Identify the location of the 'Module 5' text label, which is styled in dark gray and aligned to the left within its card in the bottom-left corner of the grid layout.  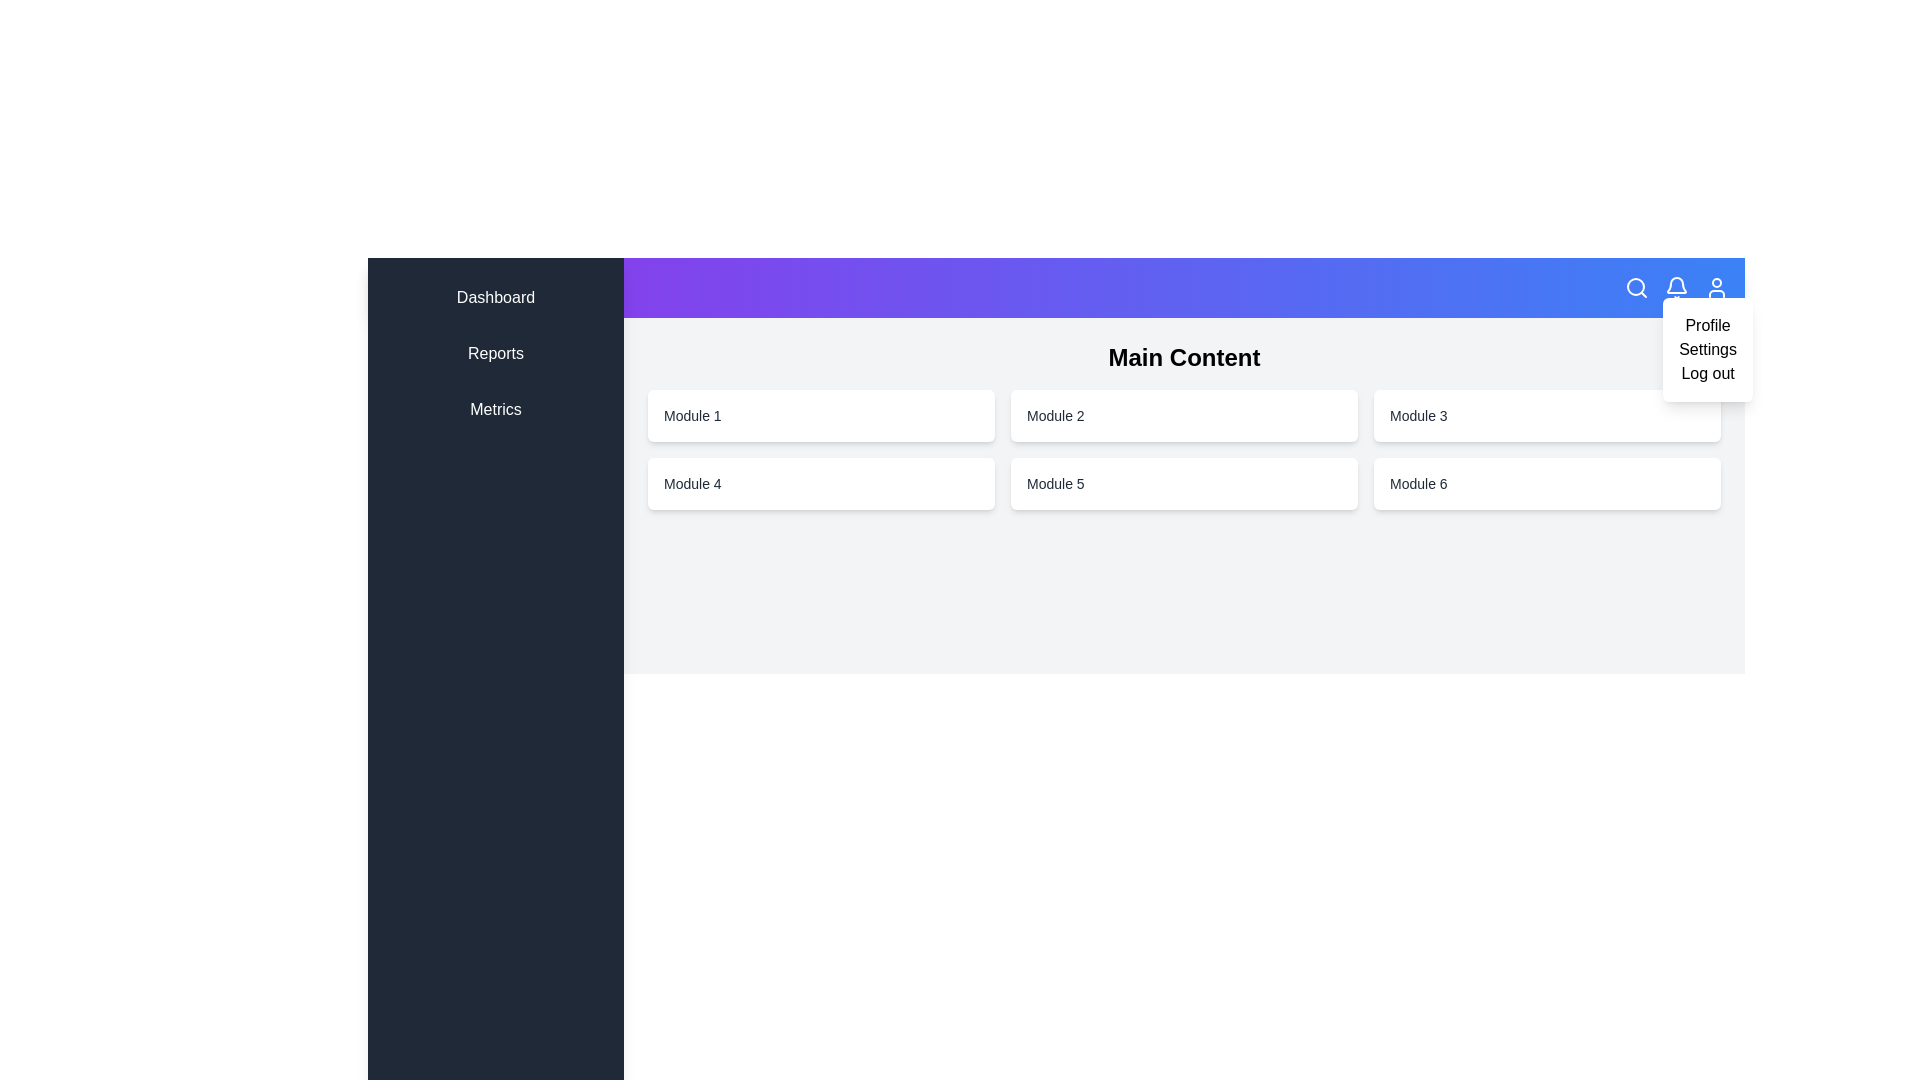
(1054, 483).